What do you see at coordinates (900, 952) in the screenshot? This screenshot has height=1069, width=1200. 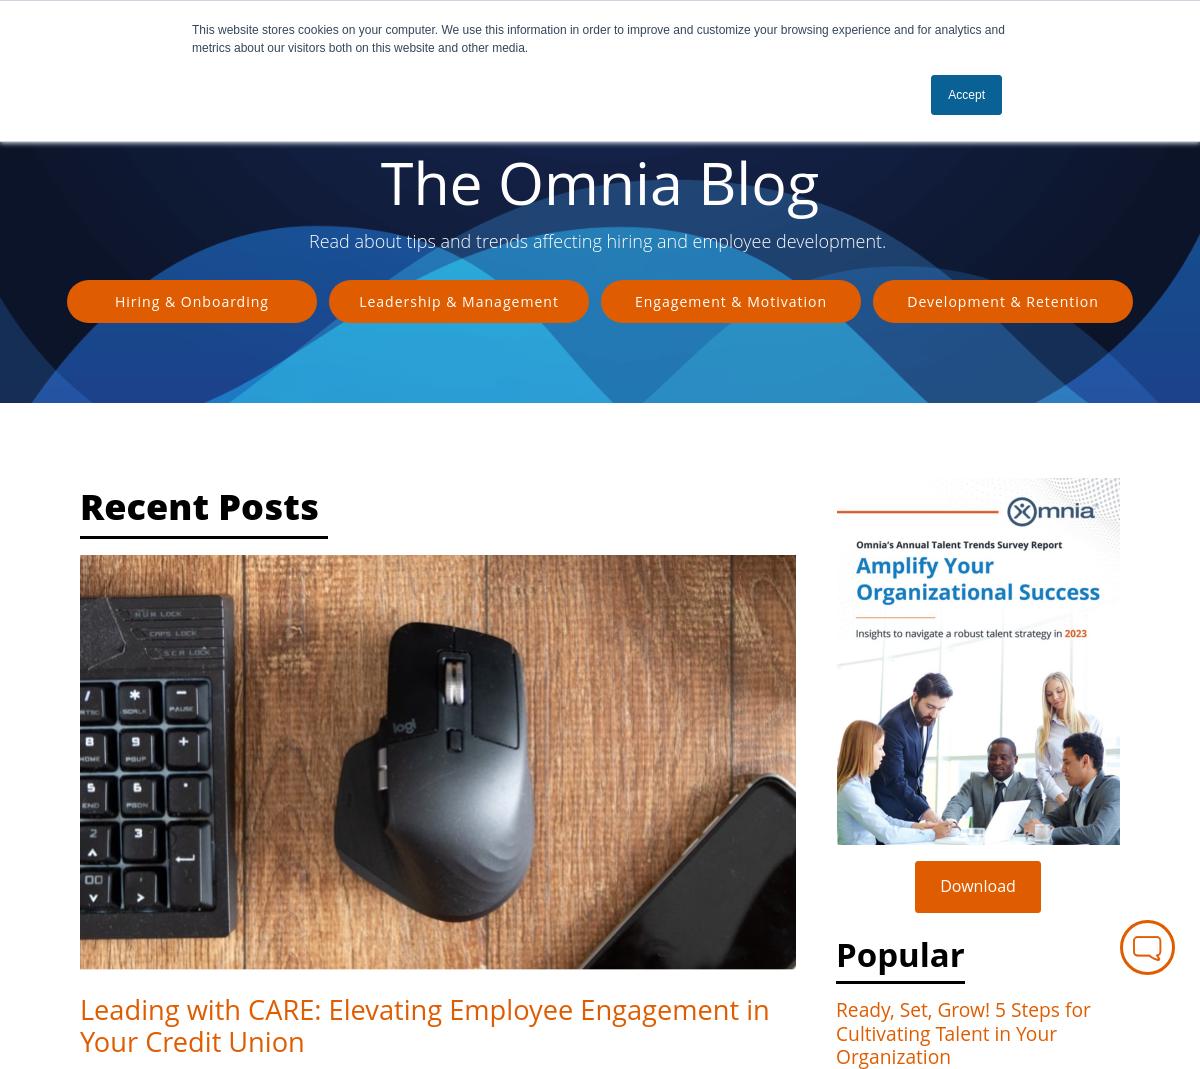 I see `'Popular'` at bounding box center [900, 952].